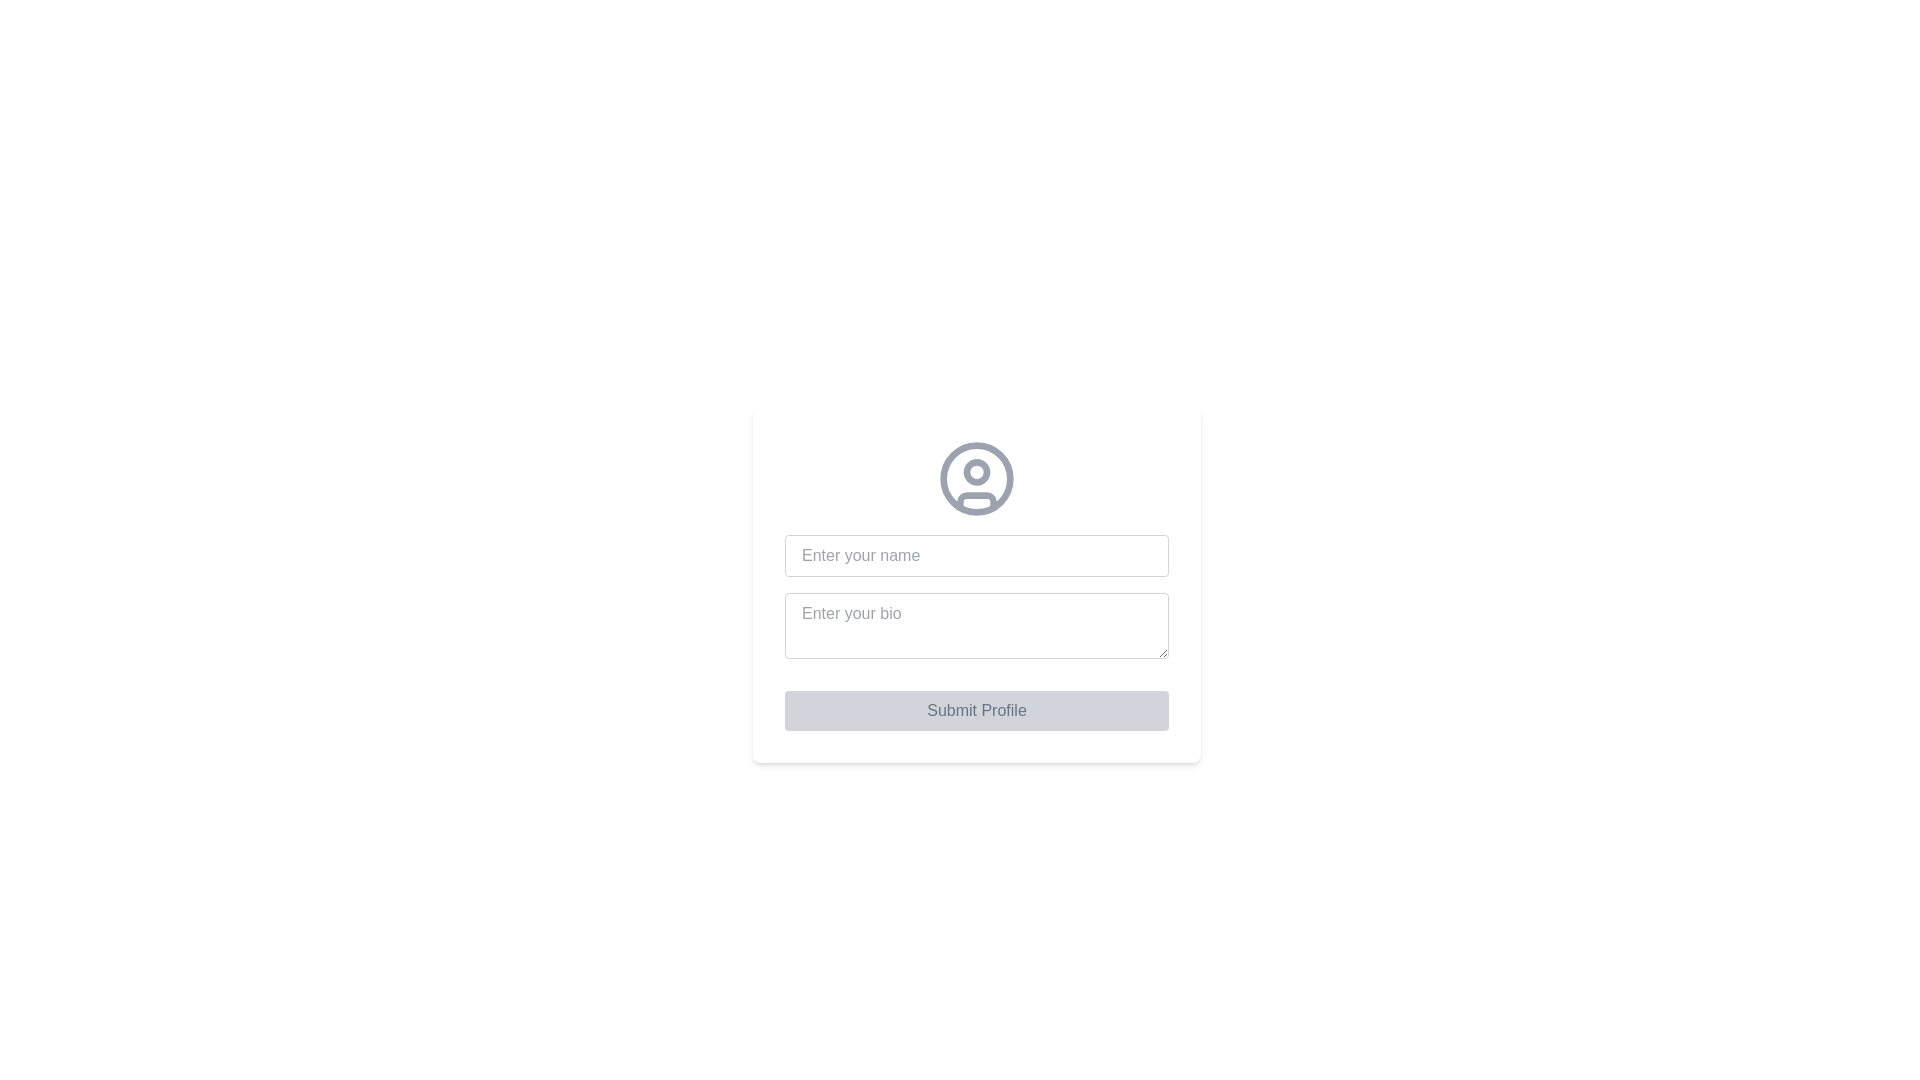  I want to click on the 'Submit Profile' button, which is a rectangular button with rounded corners, light gray background, and darker gray text, located at the bottom of the layout beneath the text input fields, so click(977, 709).